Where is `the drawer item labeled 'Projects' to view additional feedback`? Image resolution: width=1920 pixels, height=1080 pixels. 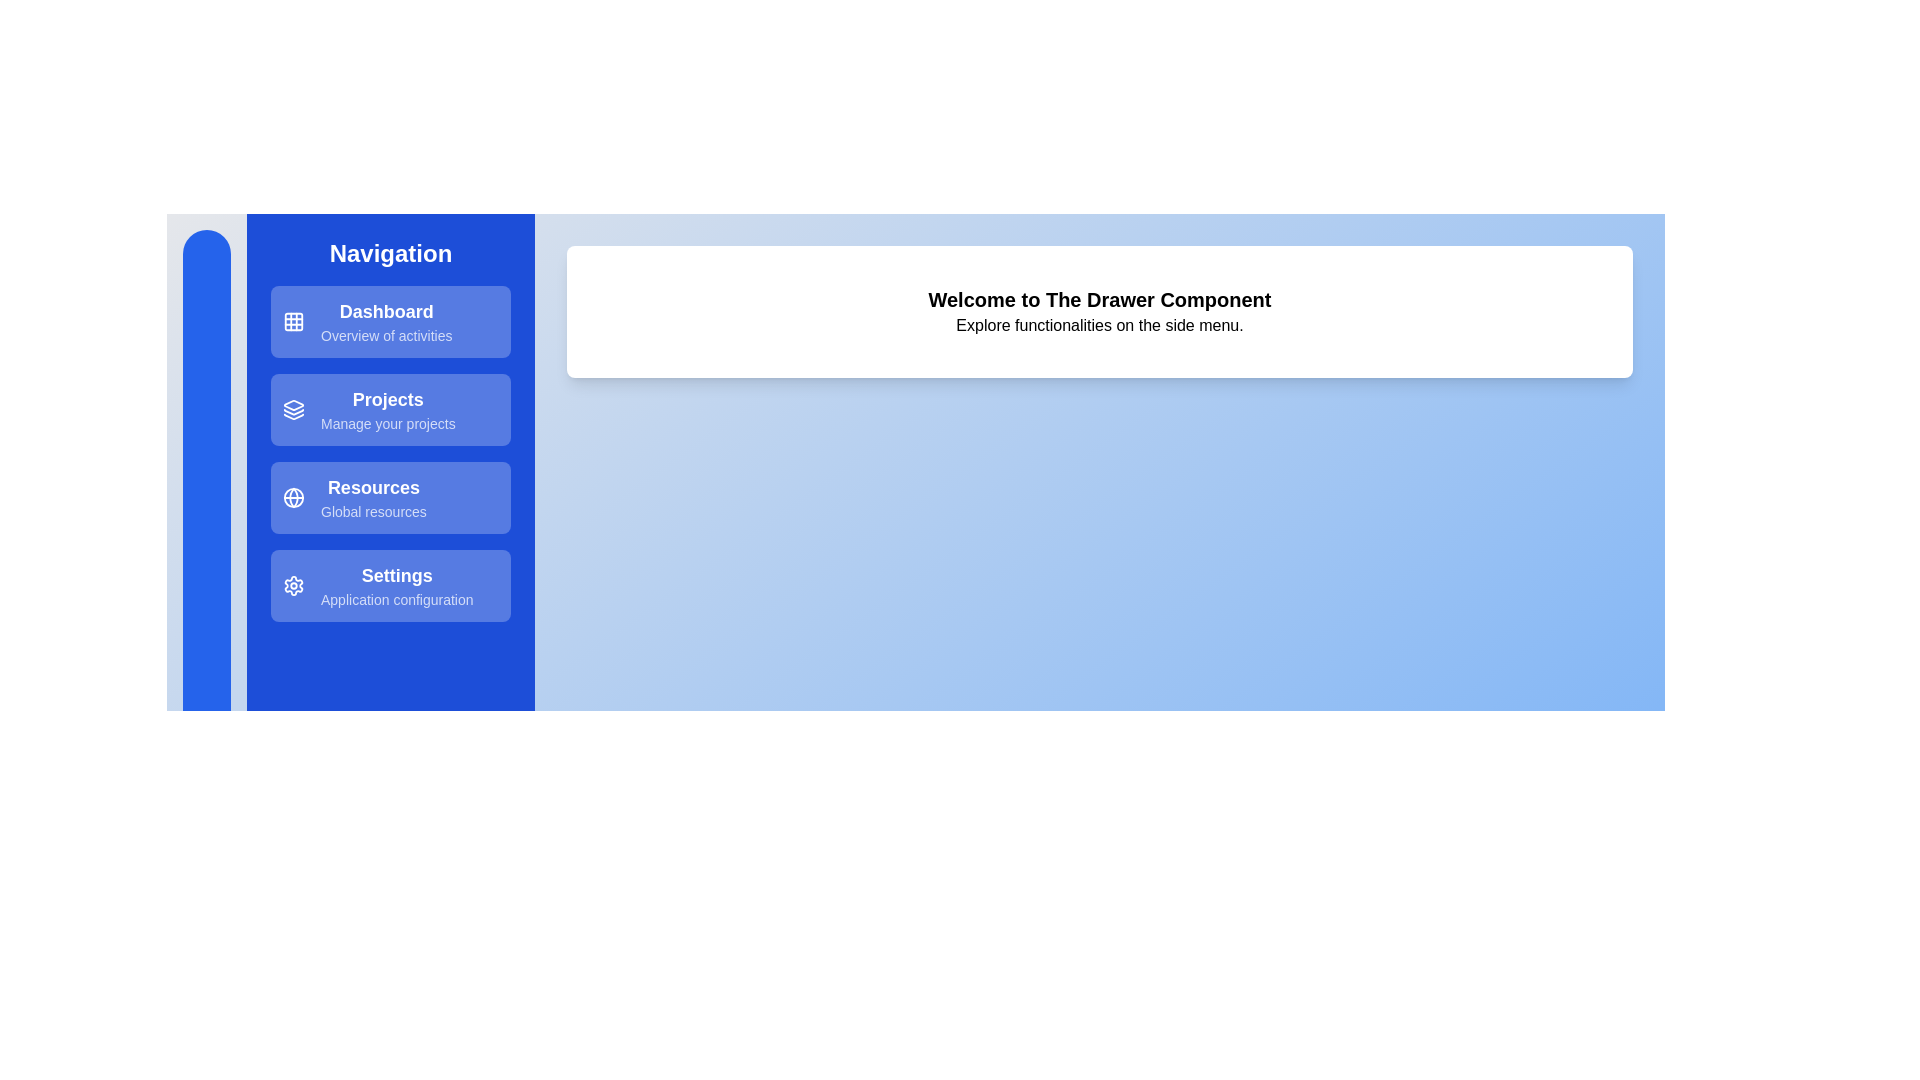 the drawer item labeled 'Projects' to view additional feedback is located at coordinates (390, 408).